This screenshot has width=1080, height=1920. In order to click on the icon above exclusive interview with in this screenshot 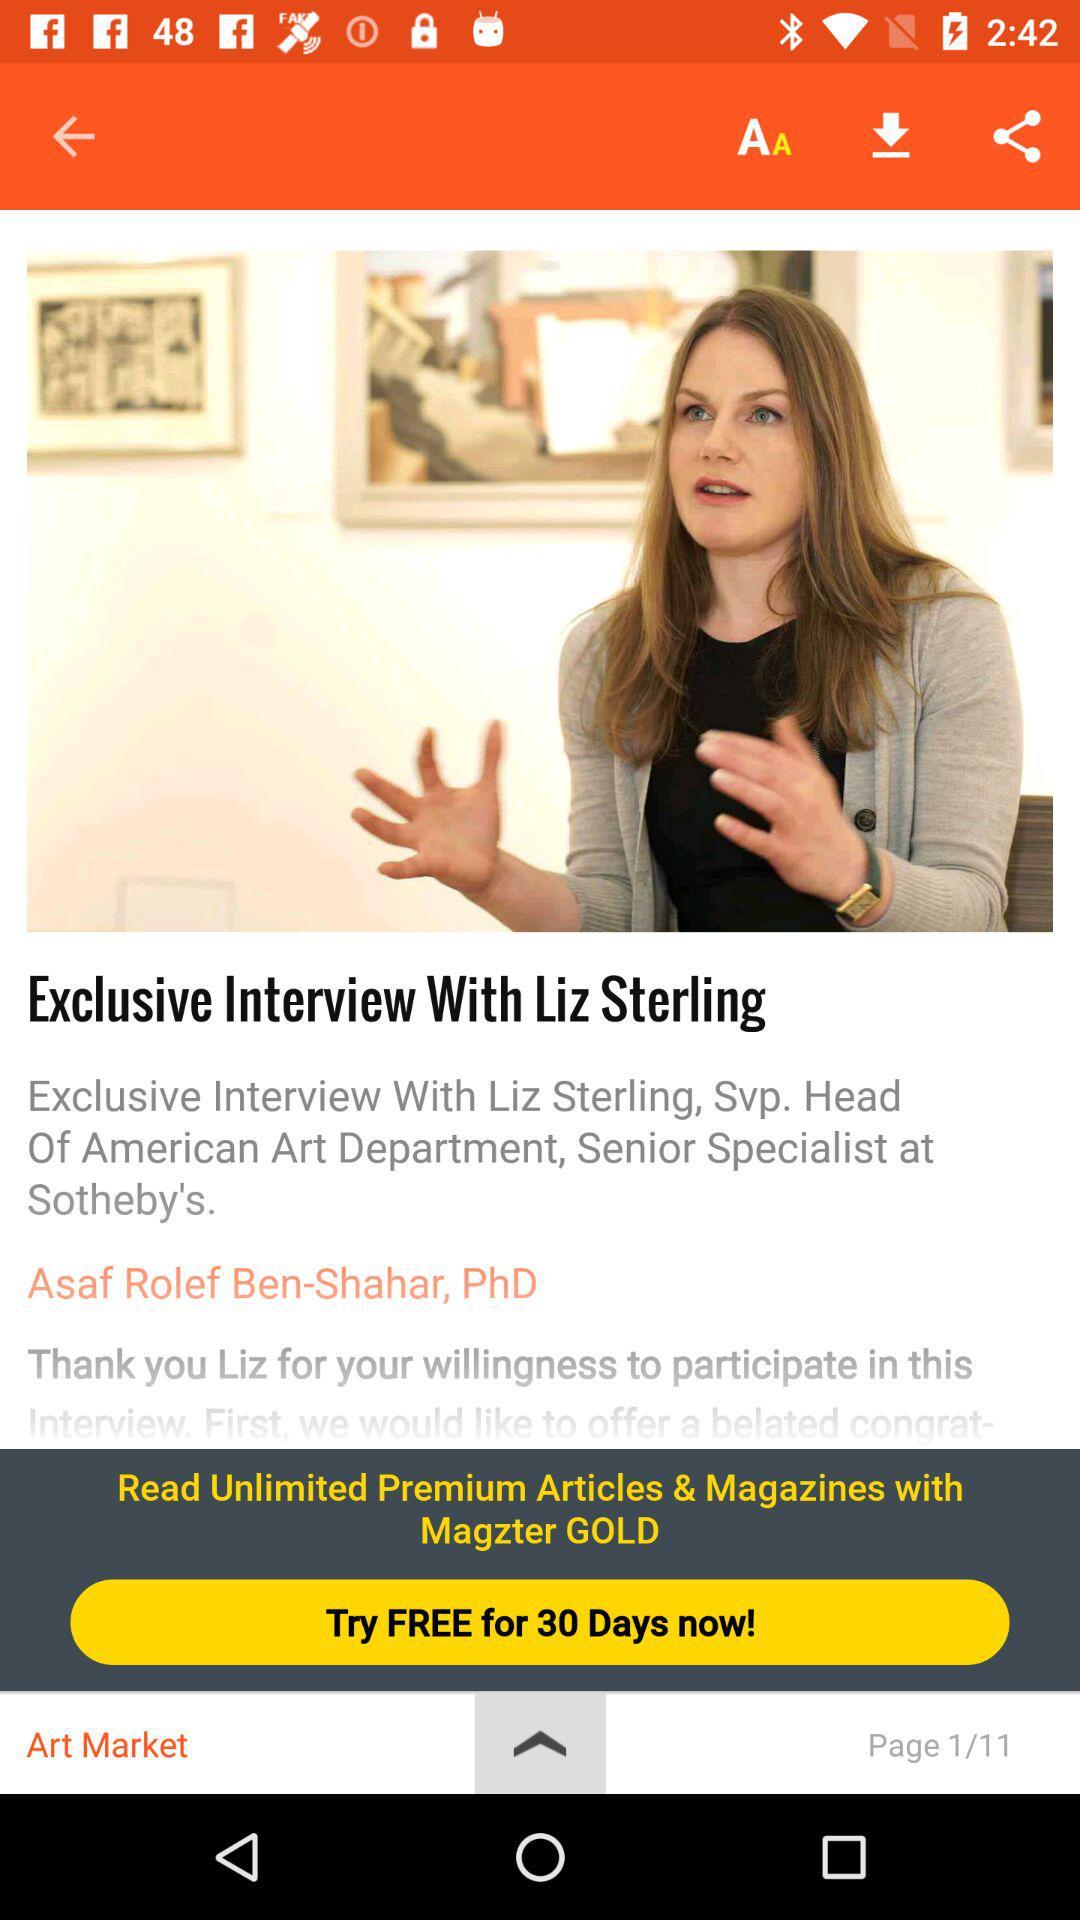, I will do `click(540, 590)`.